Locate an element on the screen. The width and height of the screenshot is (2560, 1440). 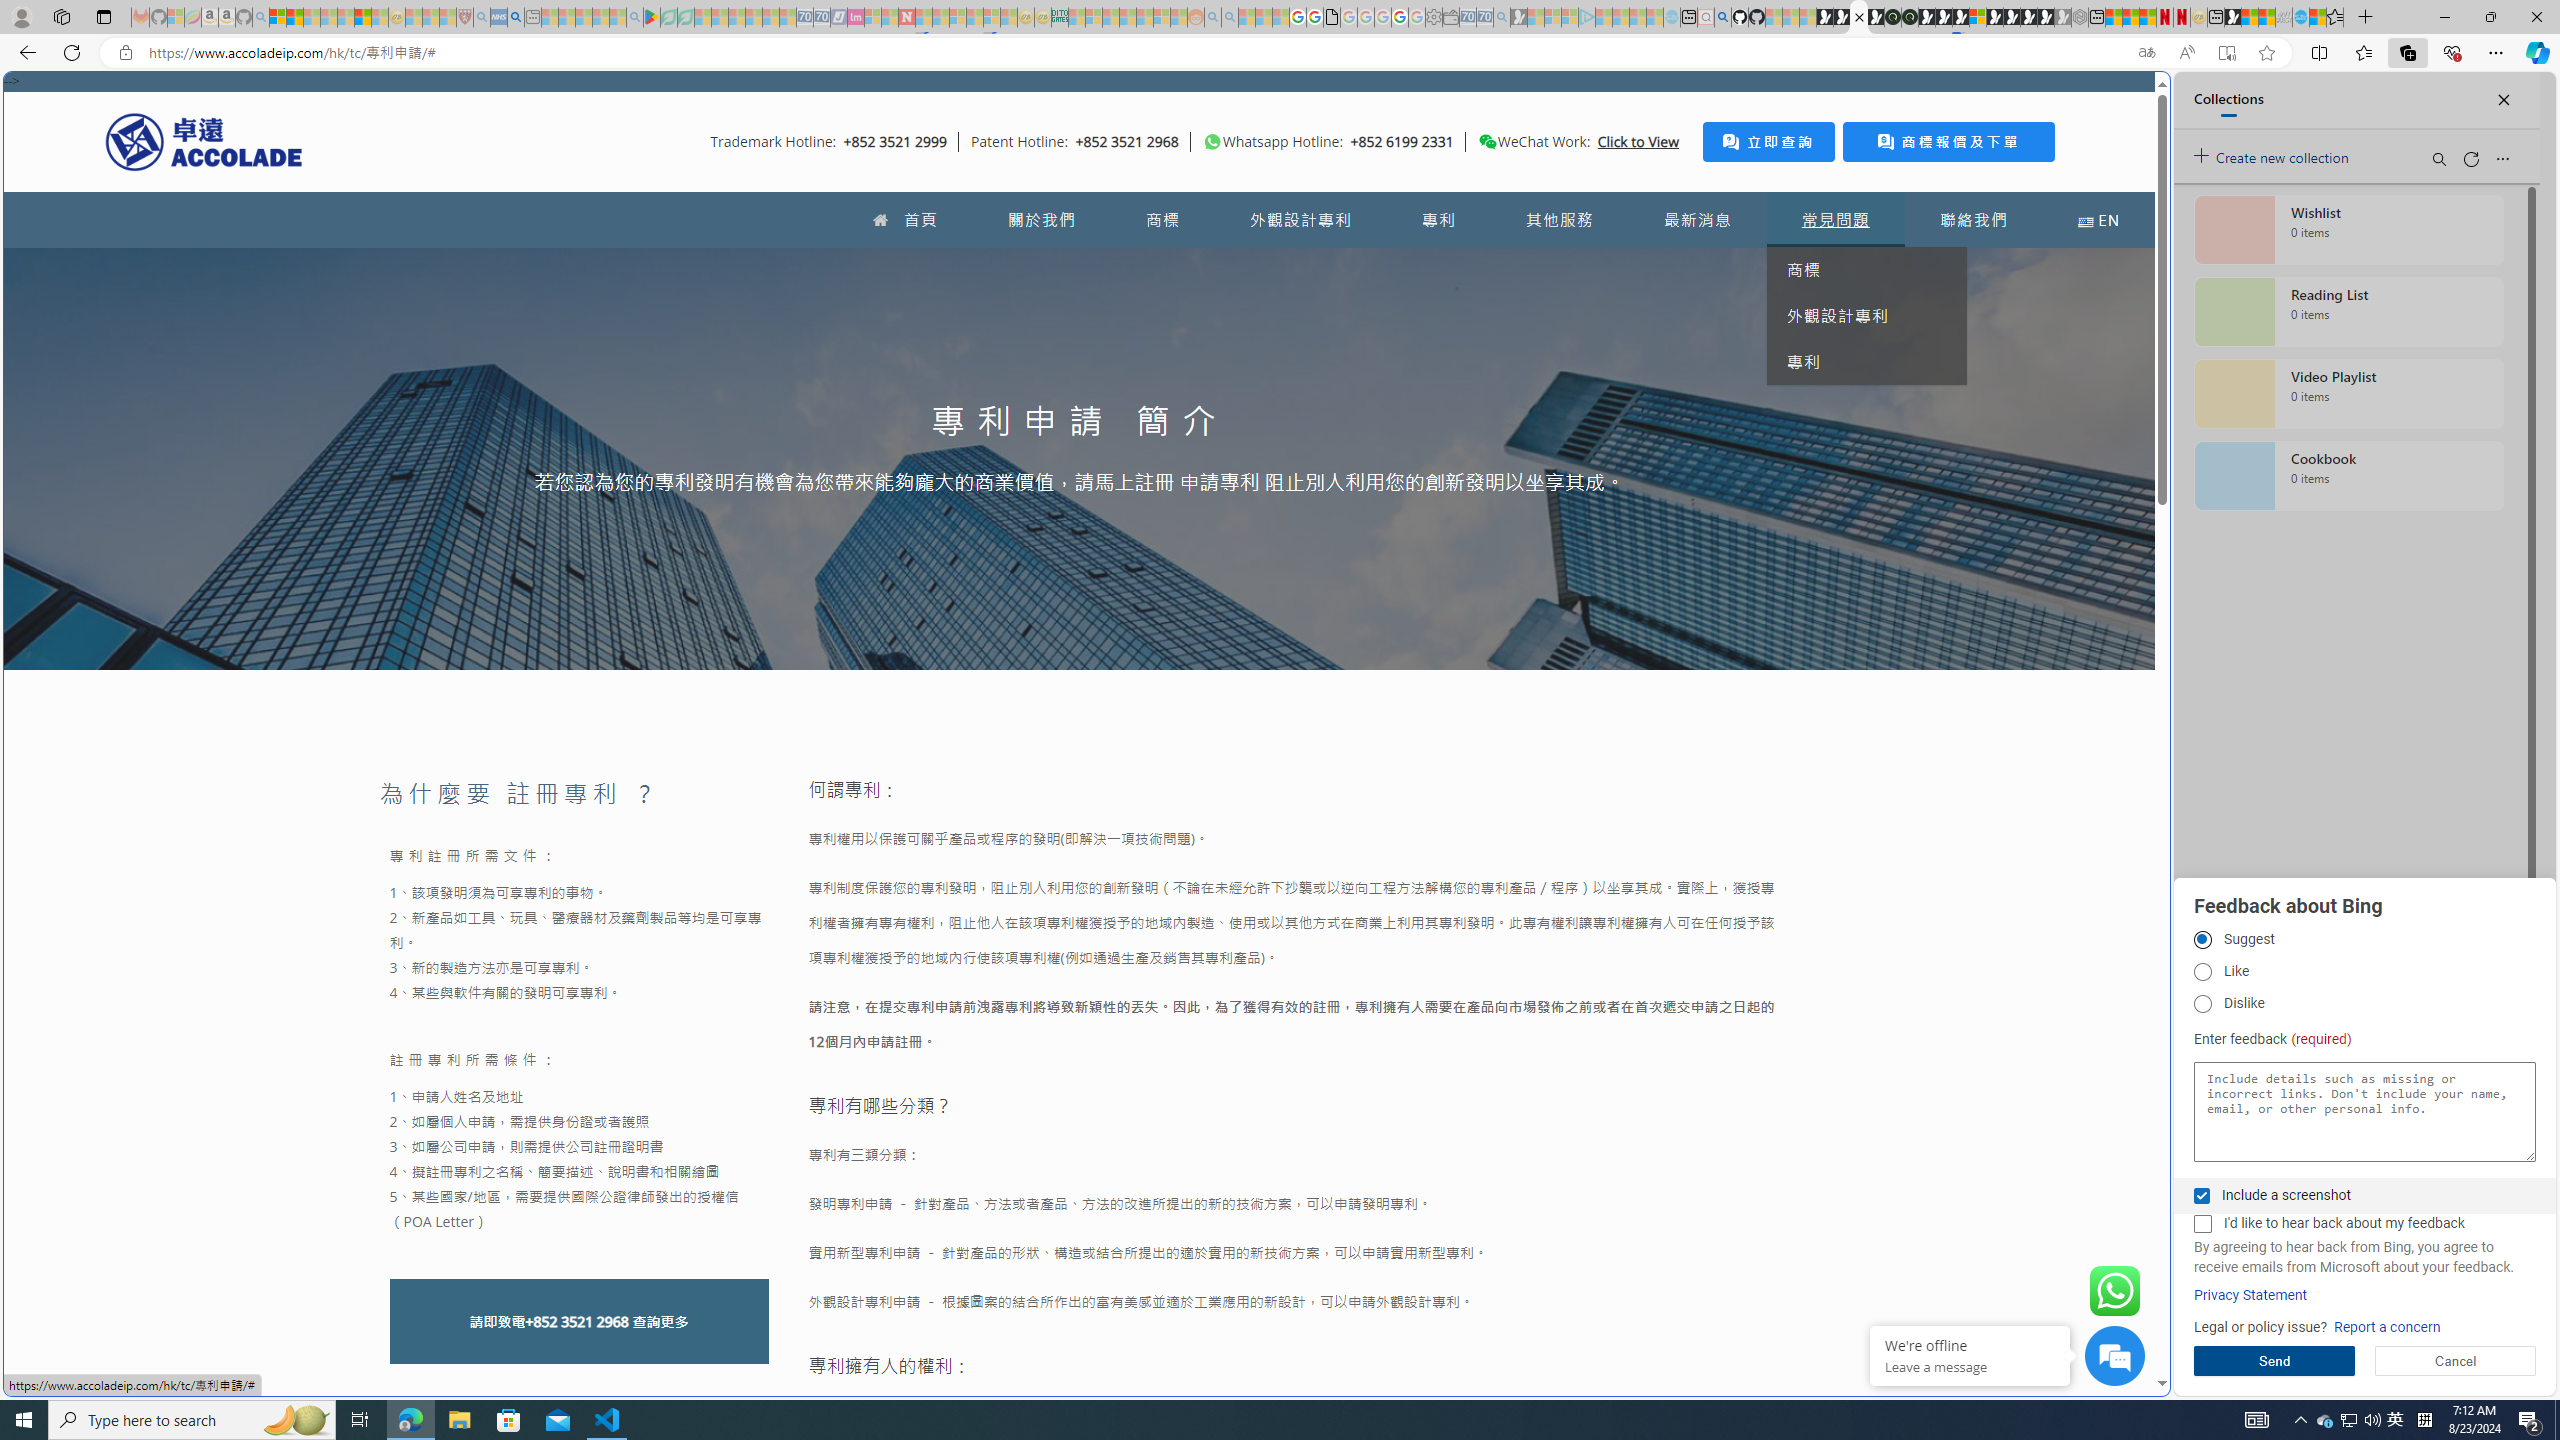
'Close split screen' is located at coordinates (2123, 100).